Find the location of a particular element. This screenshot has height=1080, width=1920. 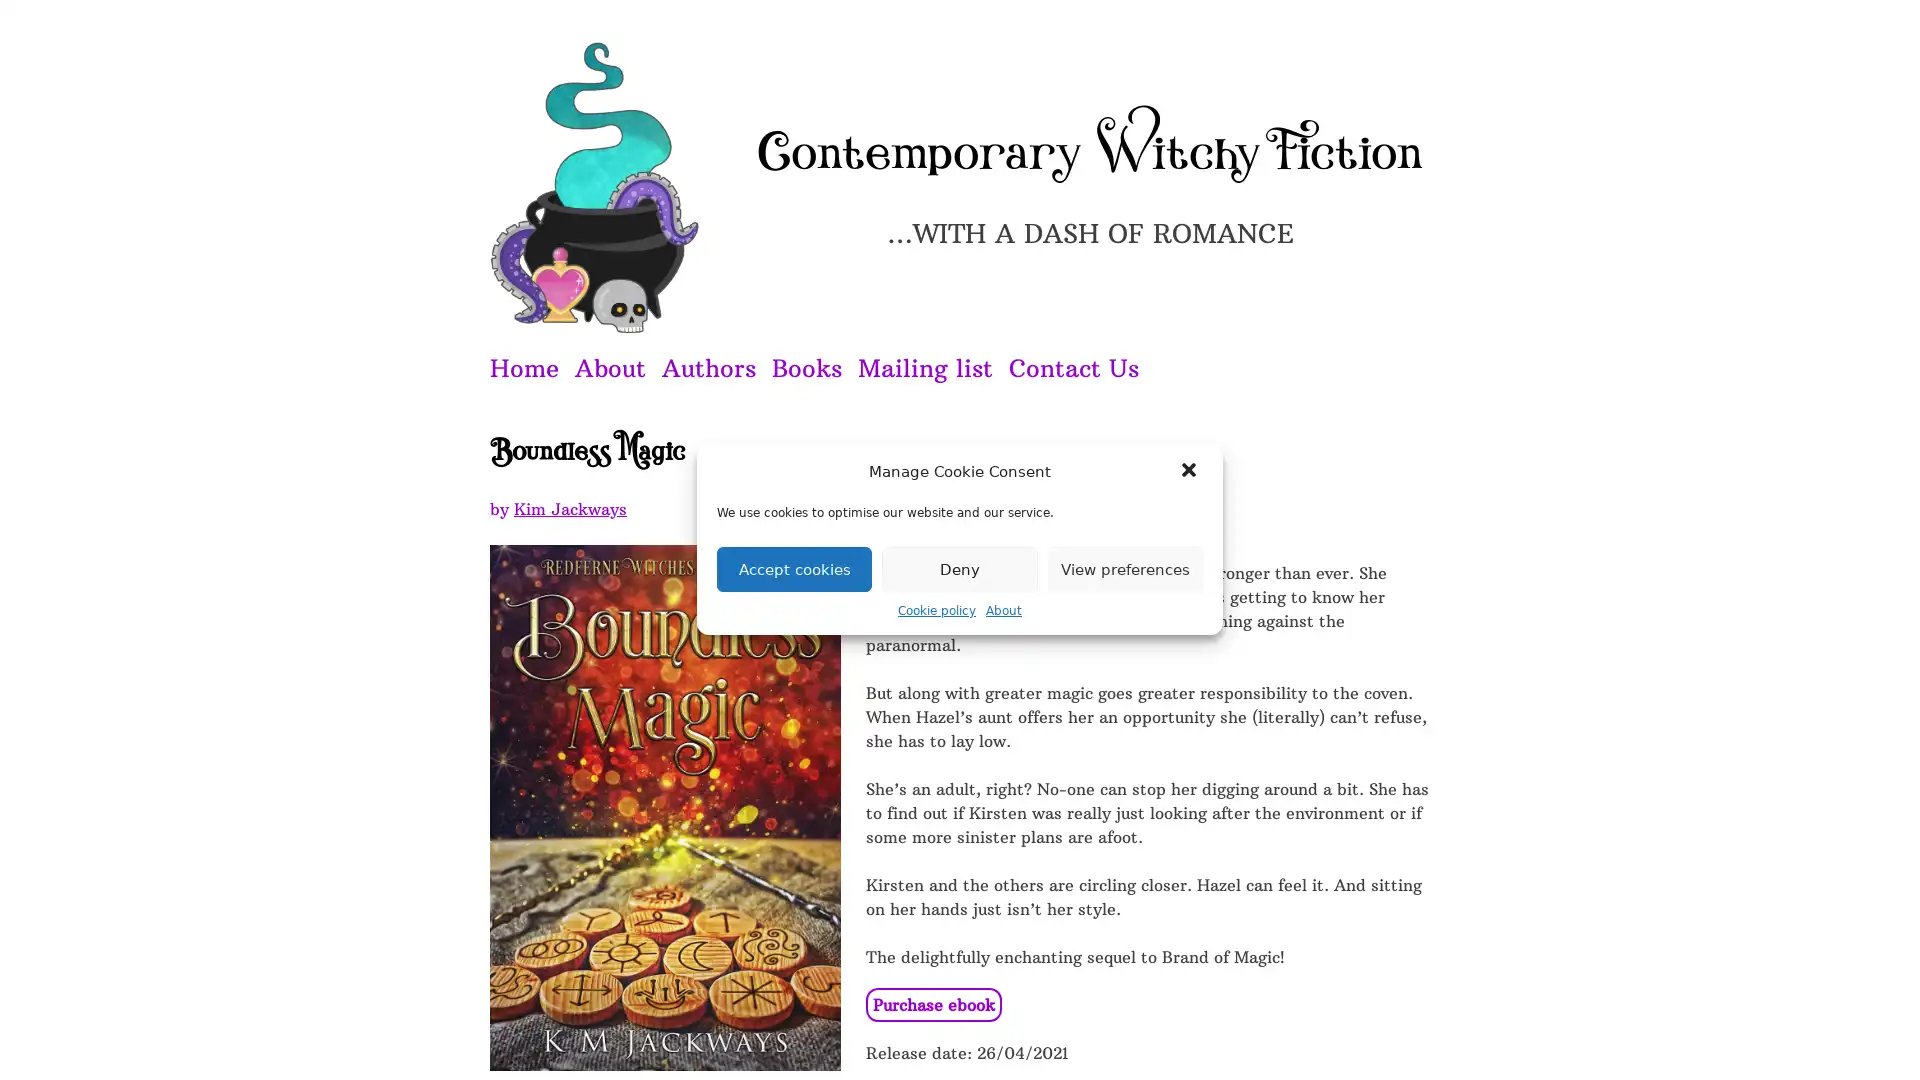

View preferences is located at coordinates (1124, 569).